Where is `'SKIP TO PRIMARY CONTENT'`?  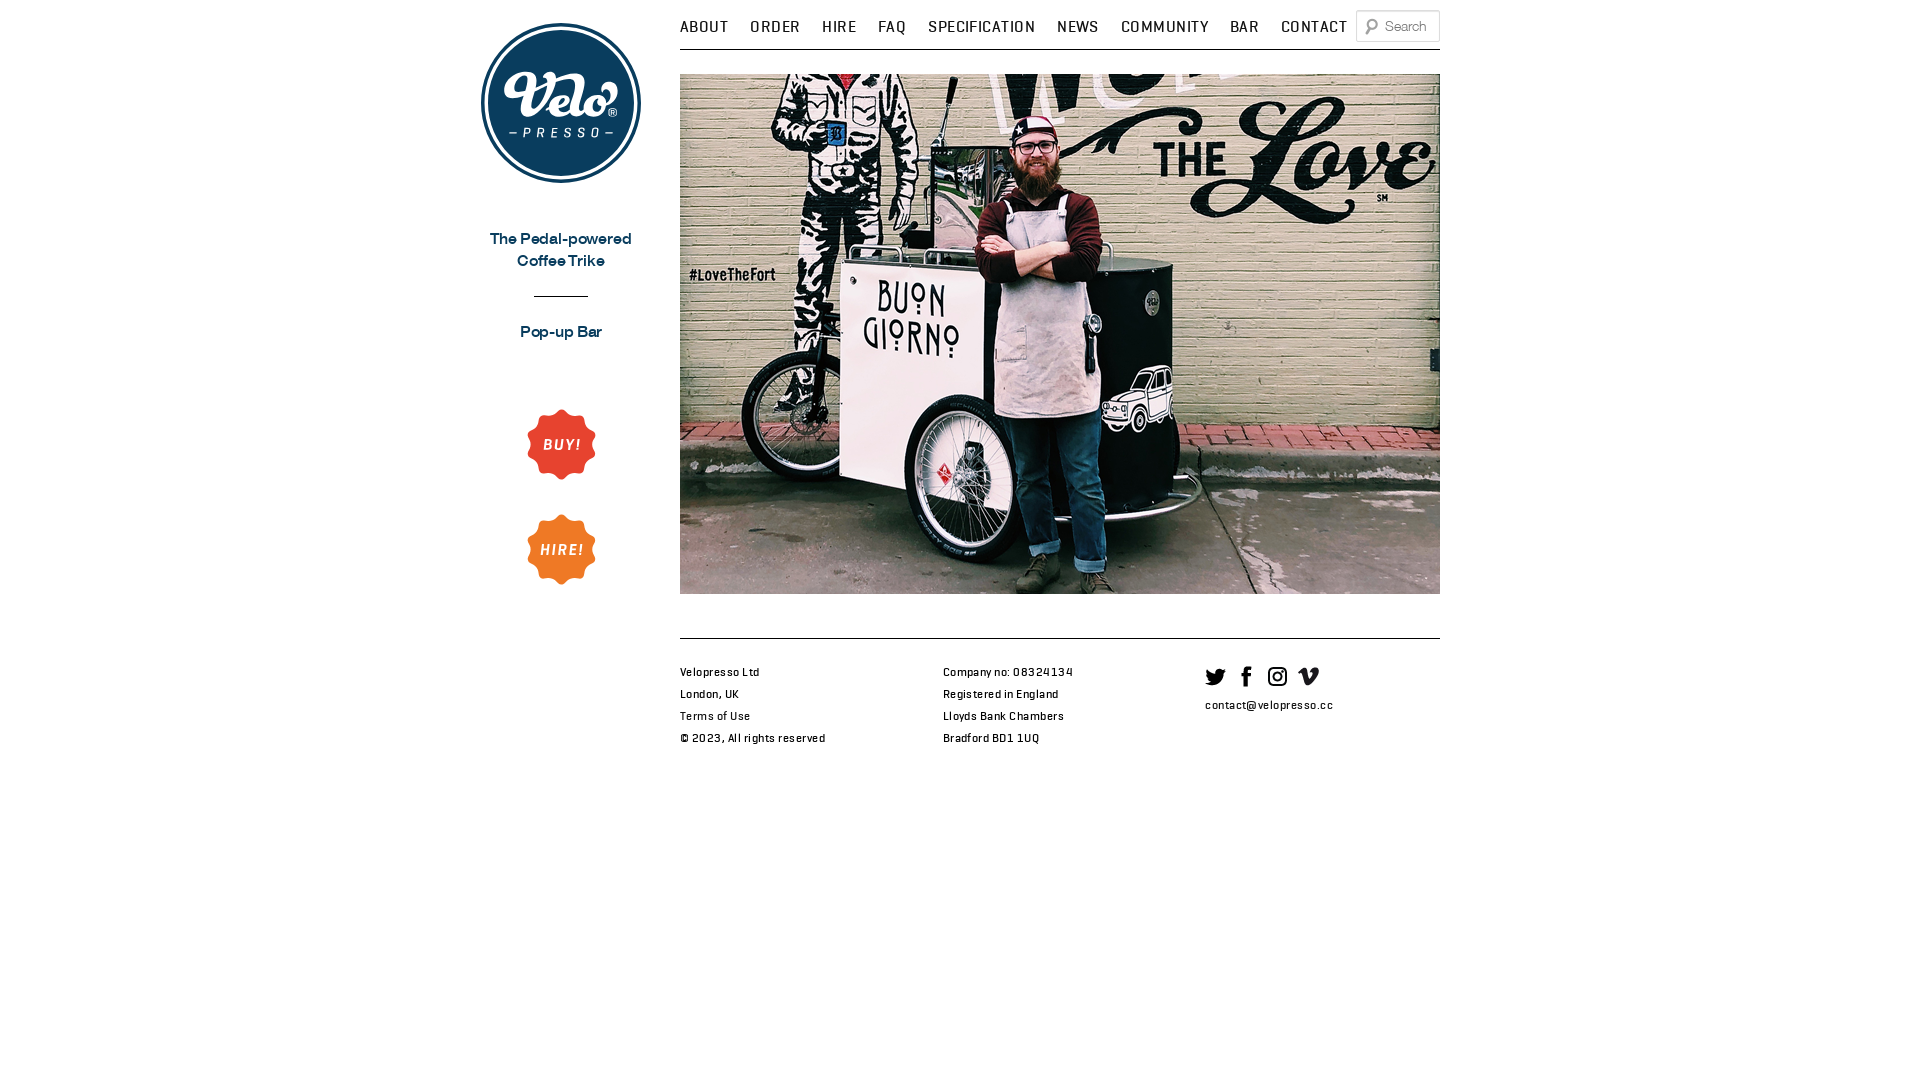
'SKIP TO PRIMARY CONTENT' is located at coordinates (784, 22).